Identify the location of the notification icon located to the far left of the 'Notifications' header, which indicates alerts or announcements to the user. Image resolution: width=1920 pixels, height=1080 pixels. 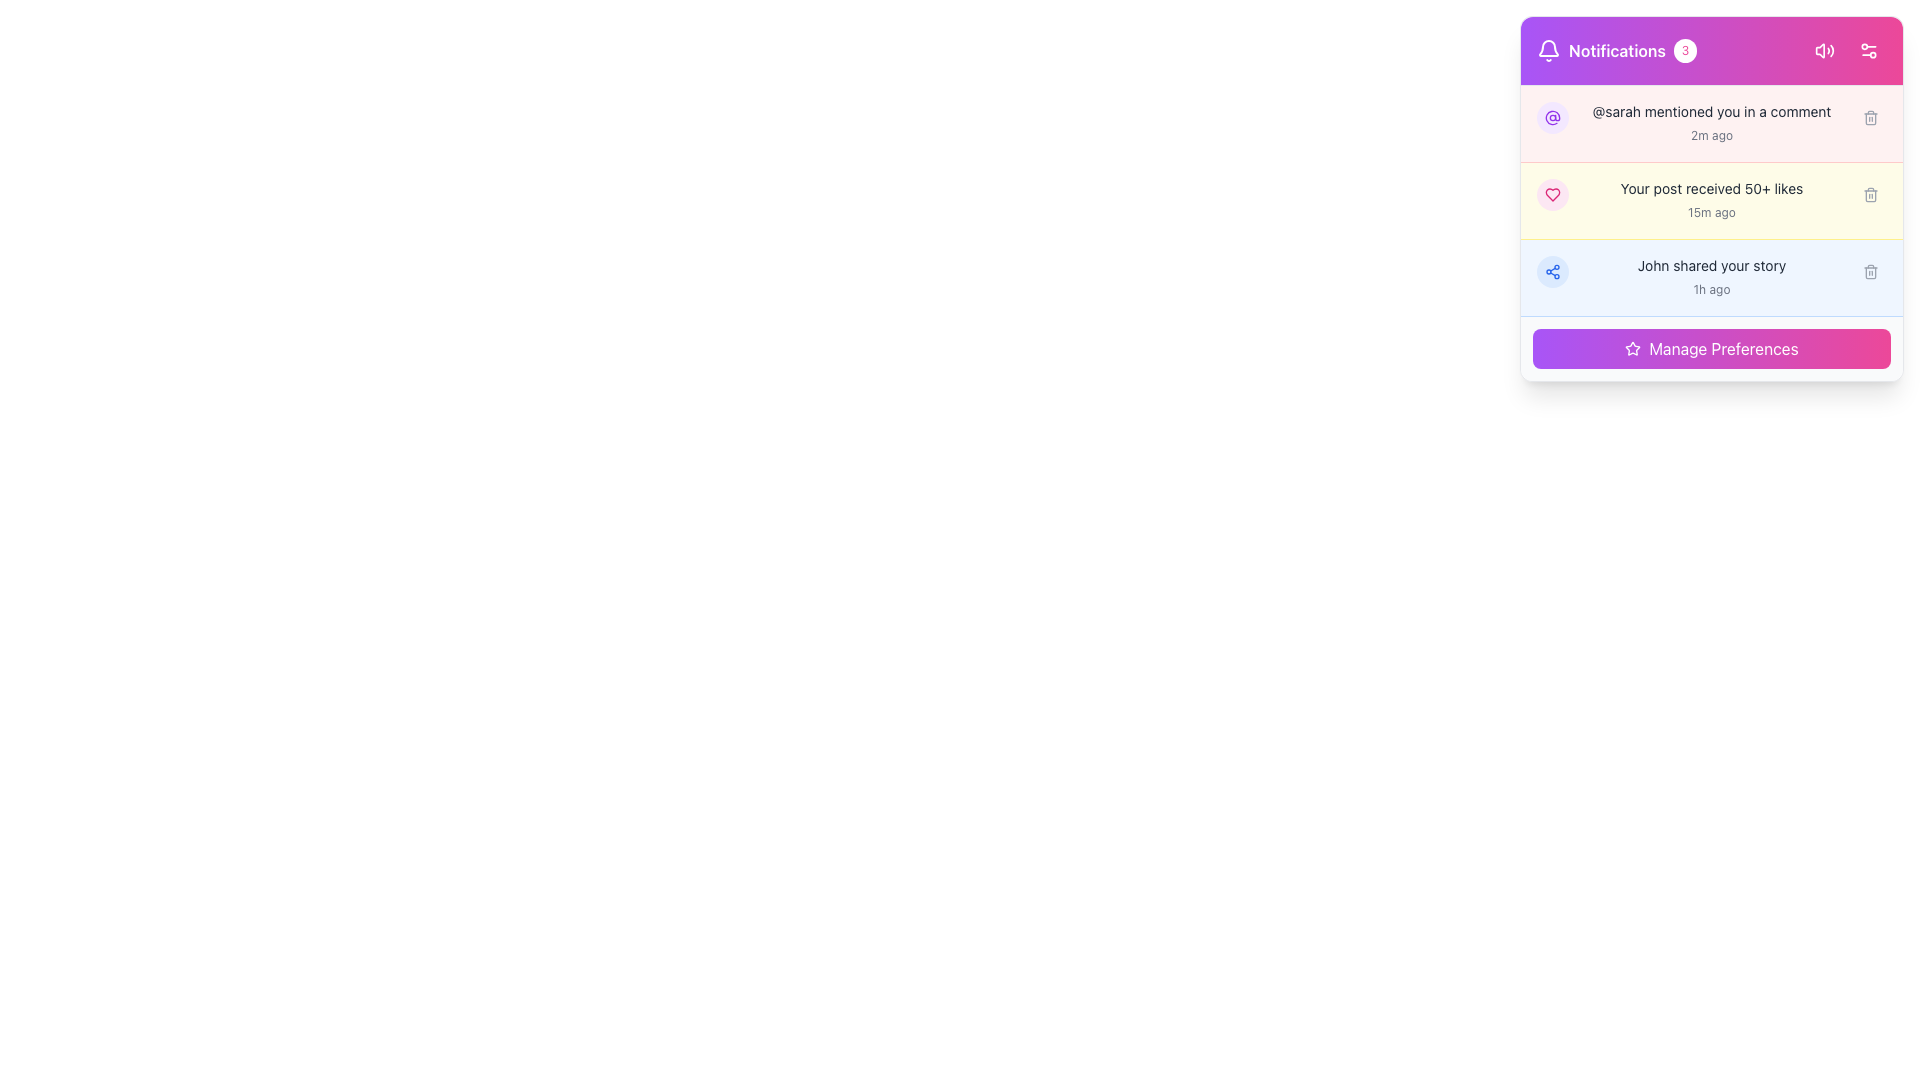
(1548, 49).